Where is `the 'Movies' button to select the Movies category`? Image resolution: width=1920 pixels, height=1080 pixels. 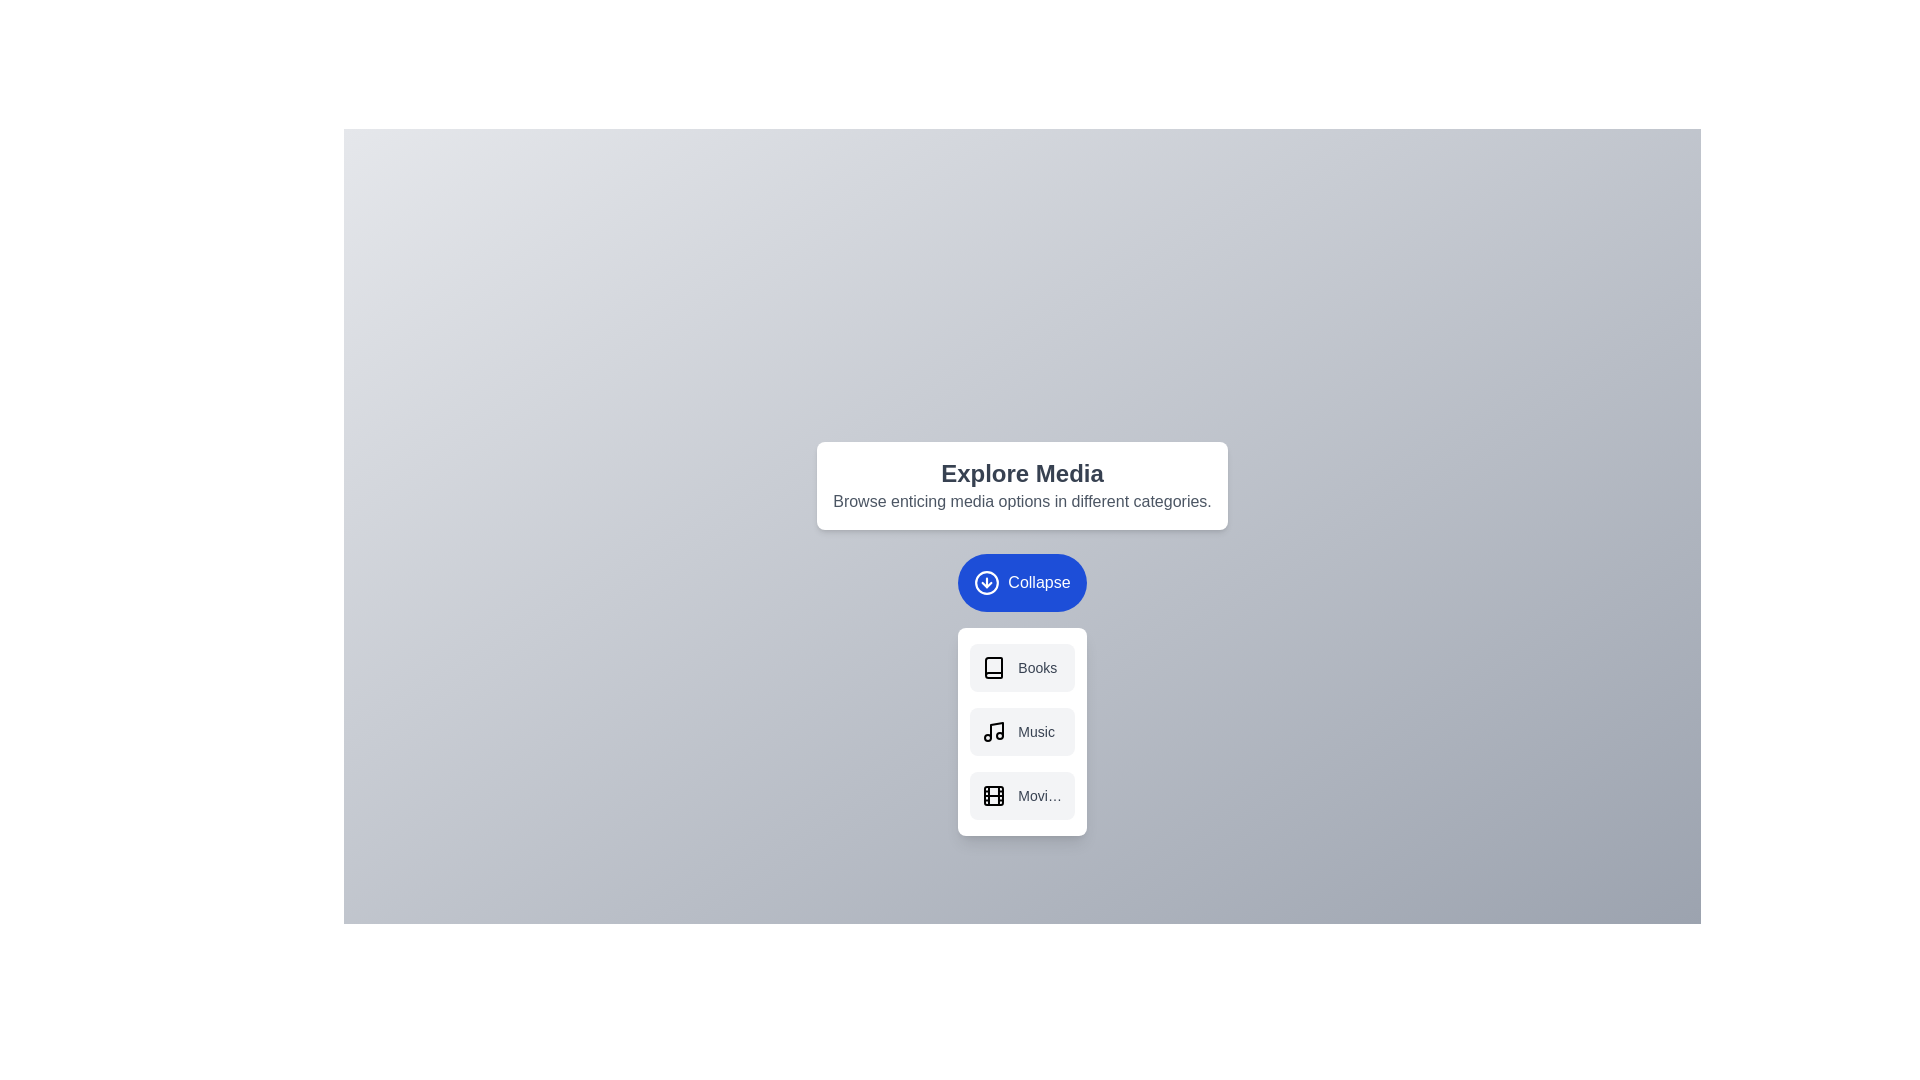
the 'Movies' button to select the Movies category is located at coordinates (1022, 794).